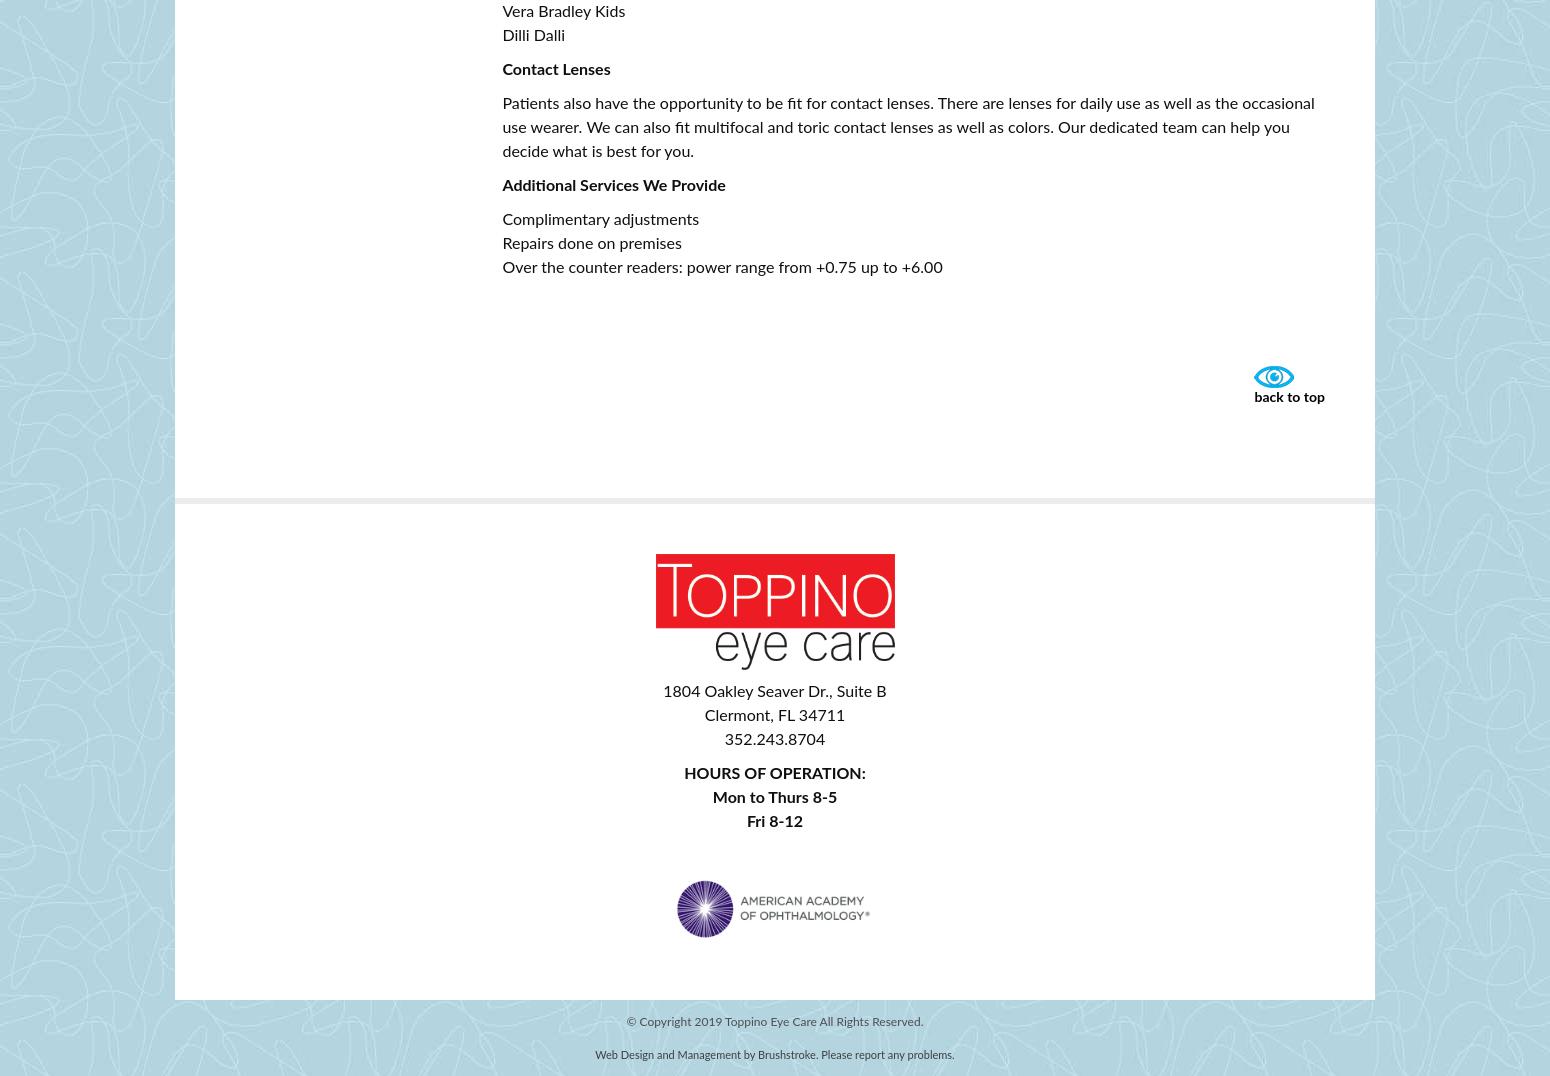  Describe the element at coordinates (907, 127) in the screenshot. I see `'Patients also have the opportunity to be fit for contact lenses. There are lenses for daily use as well as the occasional use wearer. We can also fit multifocal and toric contact lenses as well as colors. Our dedicated team can help you decide what is best for you.'` at that location.